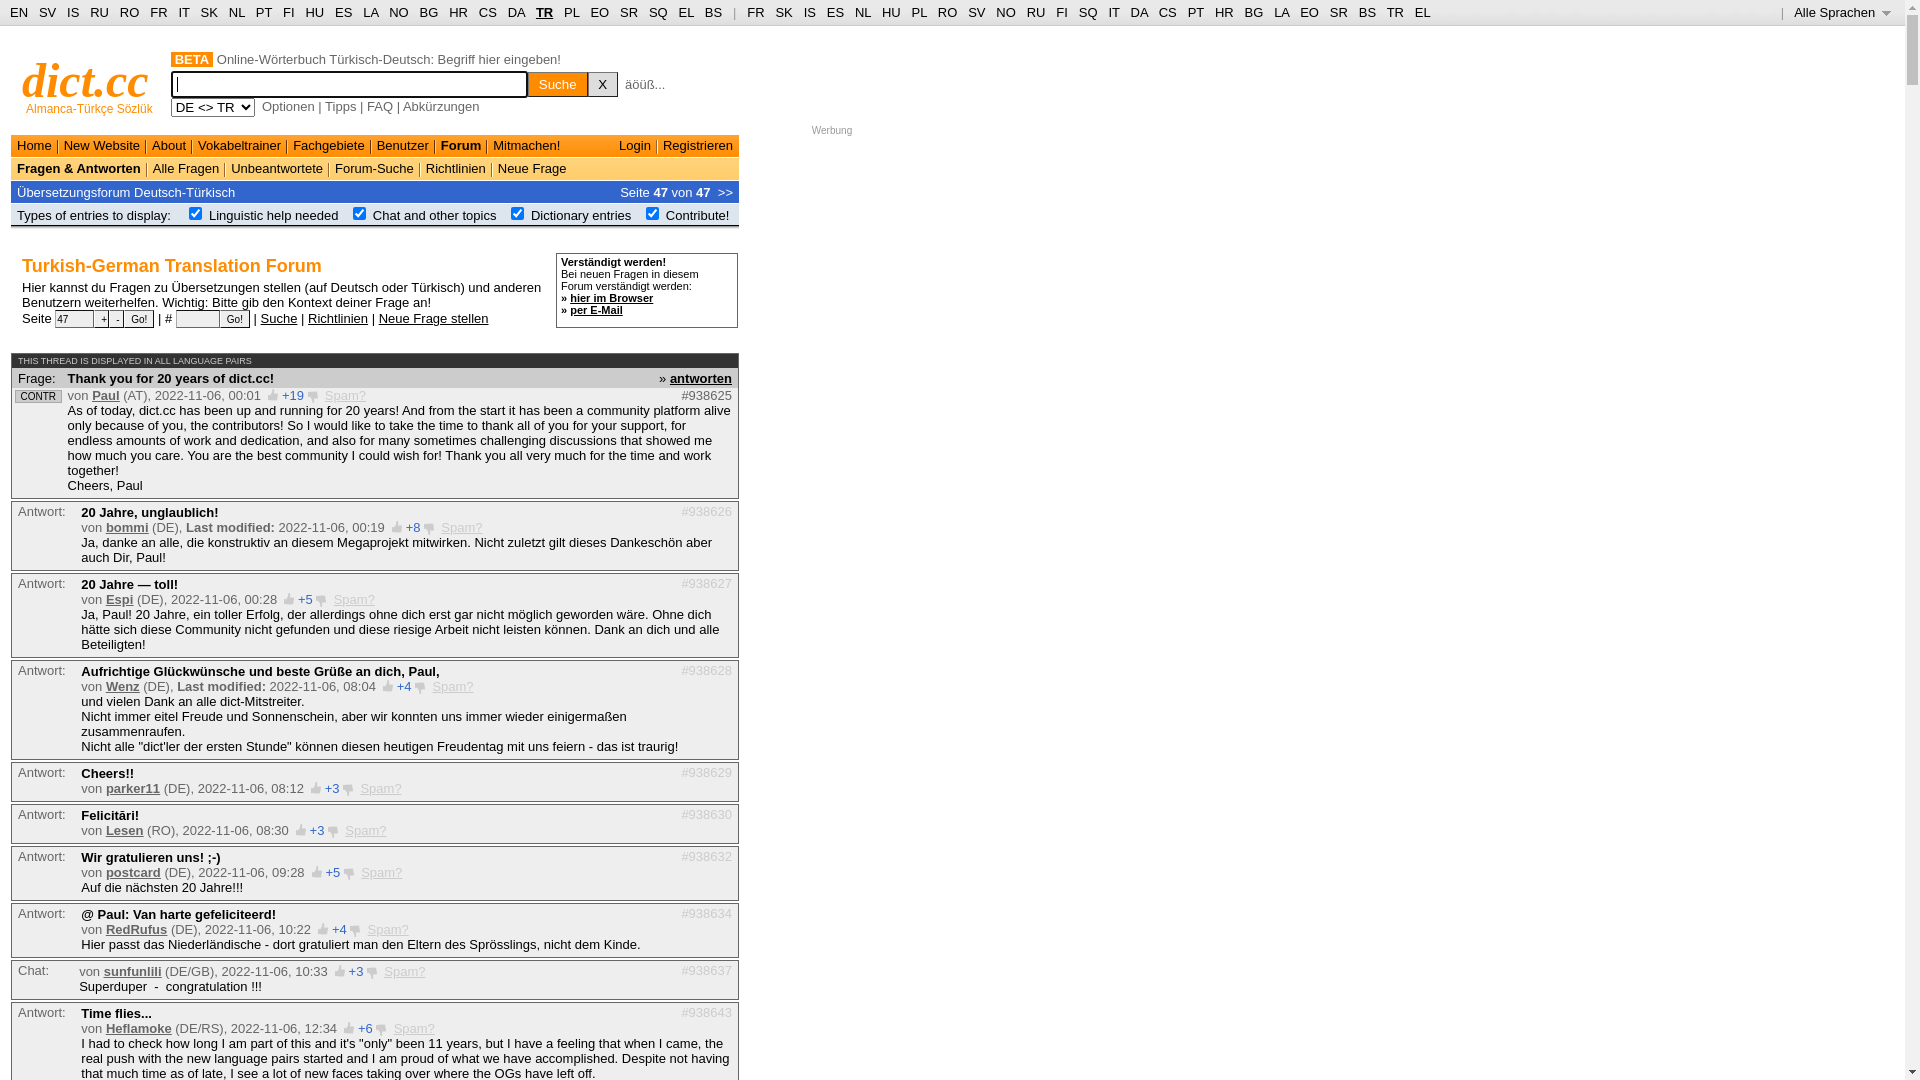  What do you see at coordinates (304, 598) in the screenshot?
I see `'+5'` at bounding box center [304, 598].